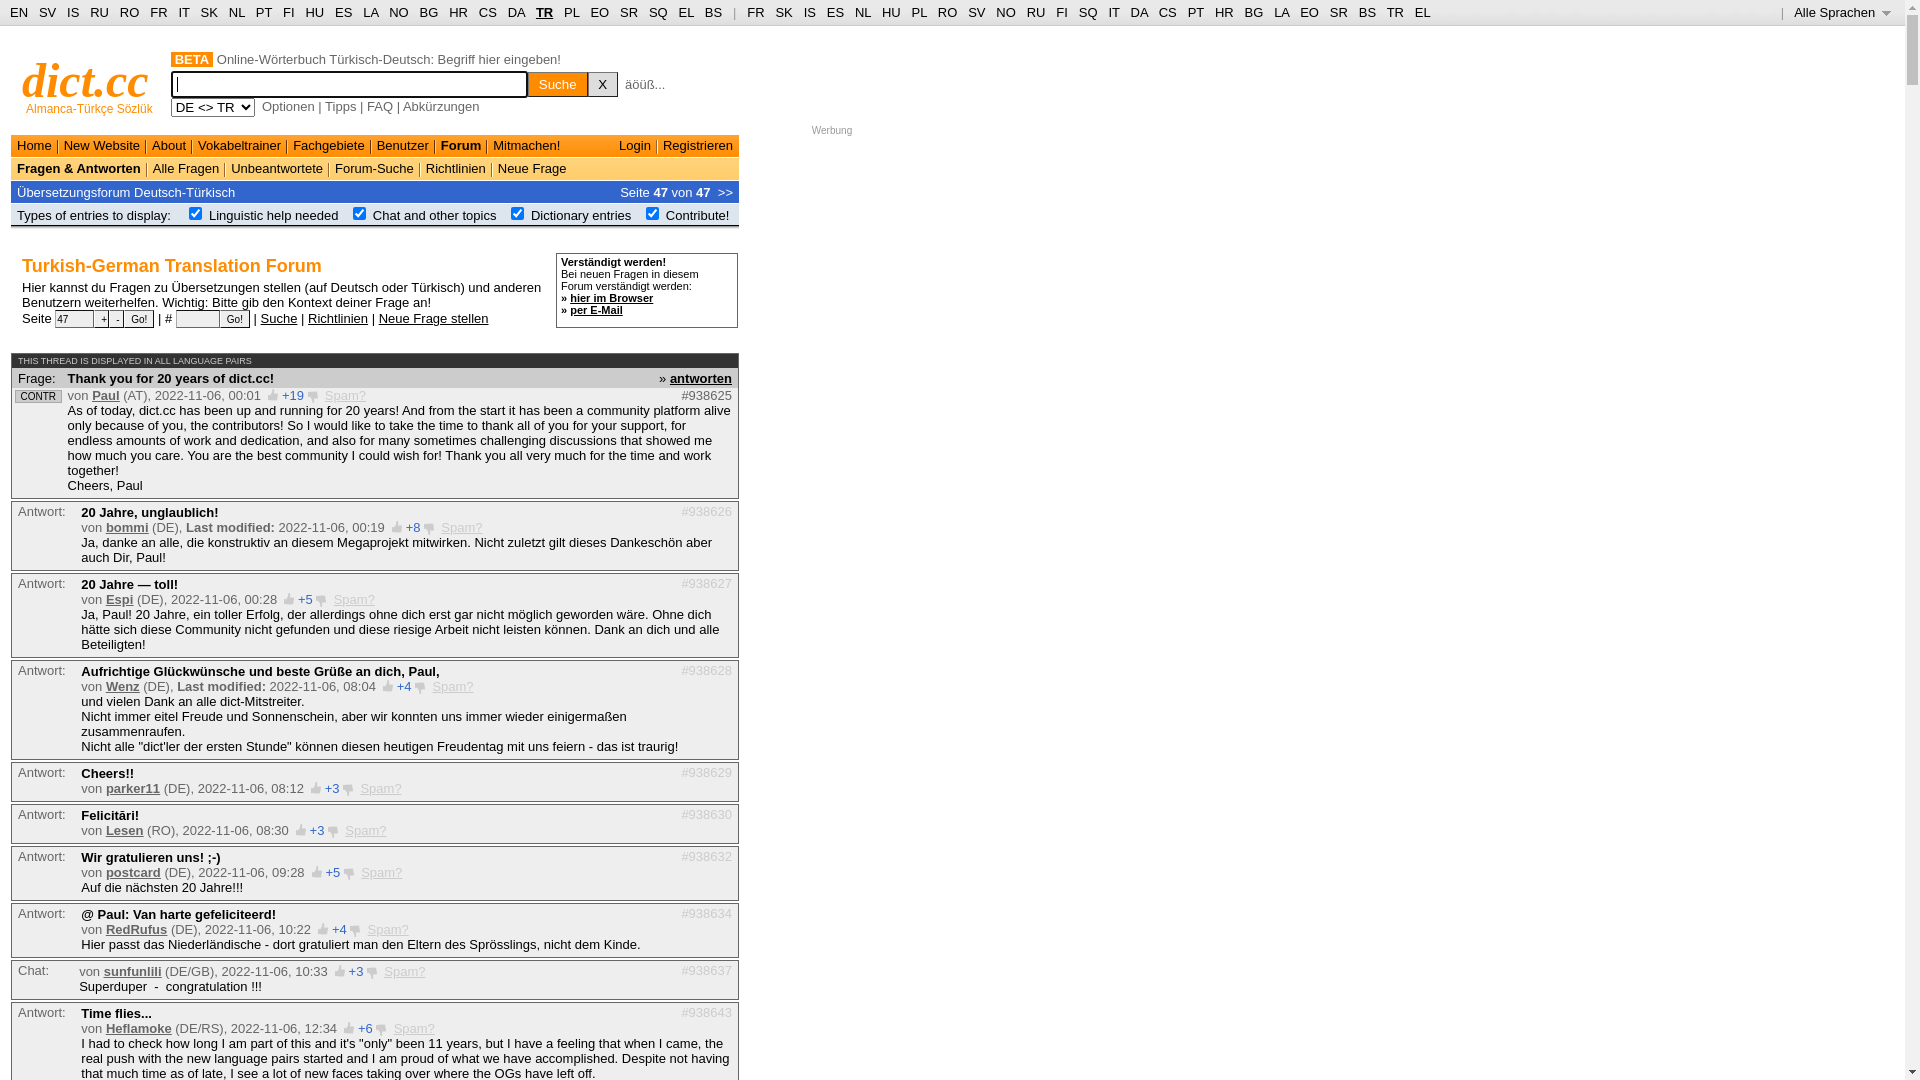  What do you see at coordinates (304, 598) in the screenshot?
I see `'+5'` at bounding box center [304, 598].